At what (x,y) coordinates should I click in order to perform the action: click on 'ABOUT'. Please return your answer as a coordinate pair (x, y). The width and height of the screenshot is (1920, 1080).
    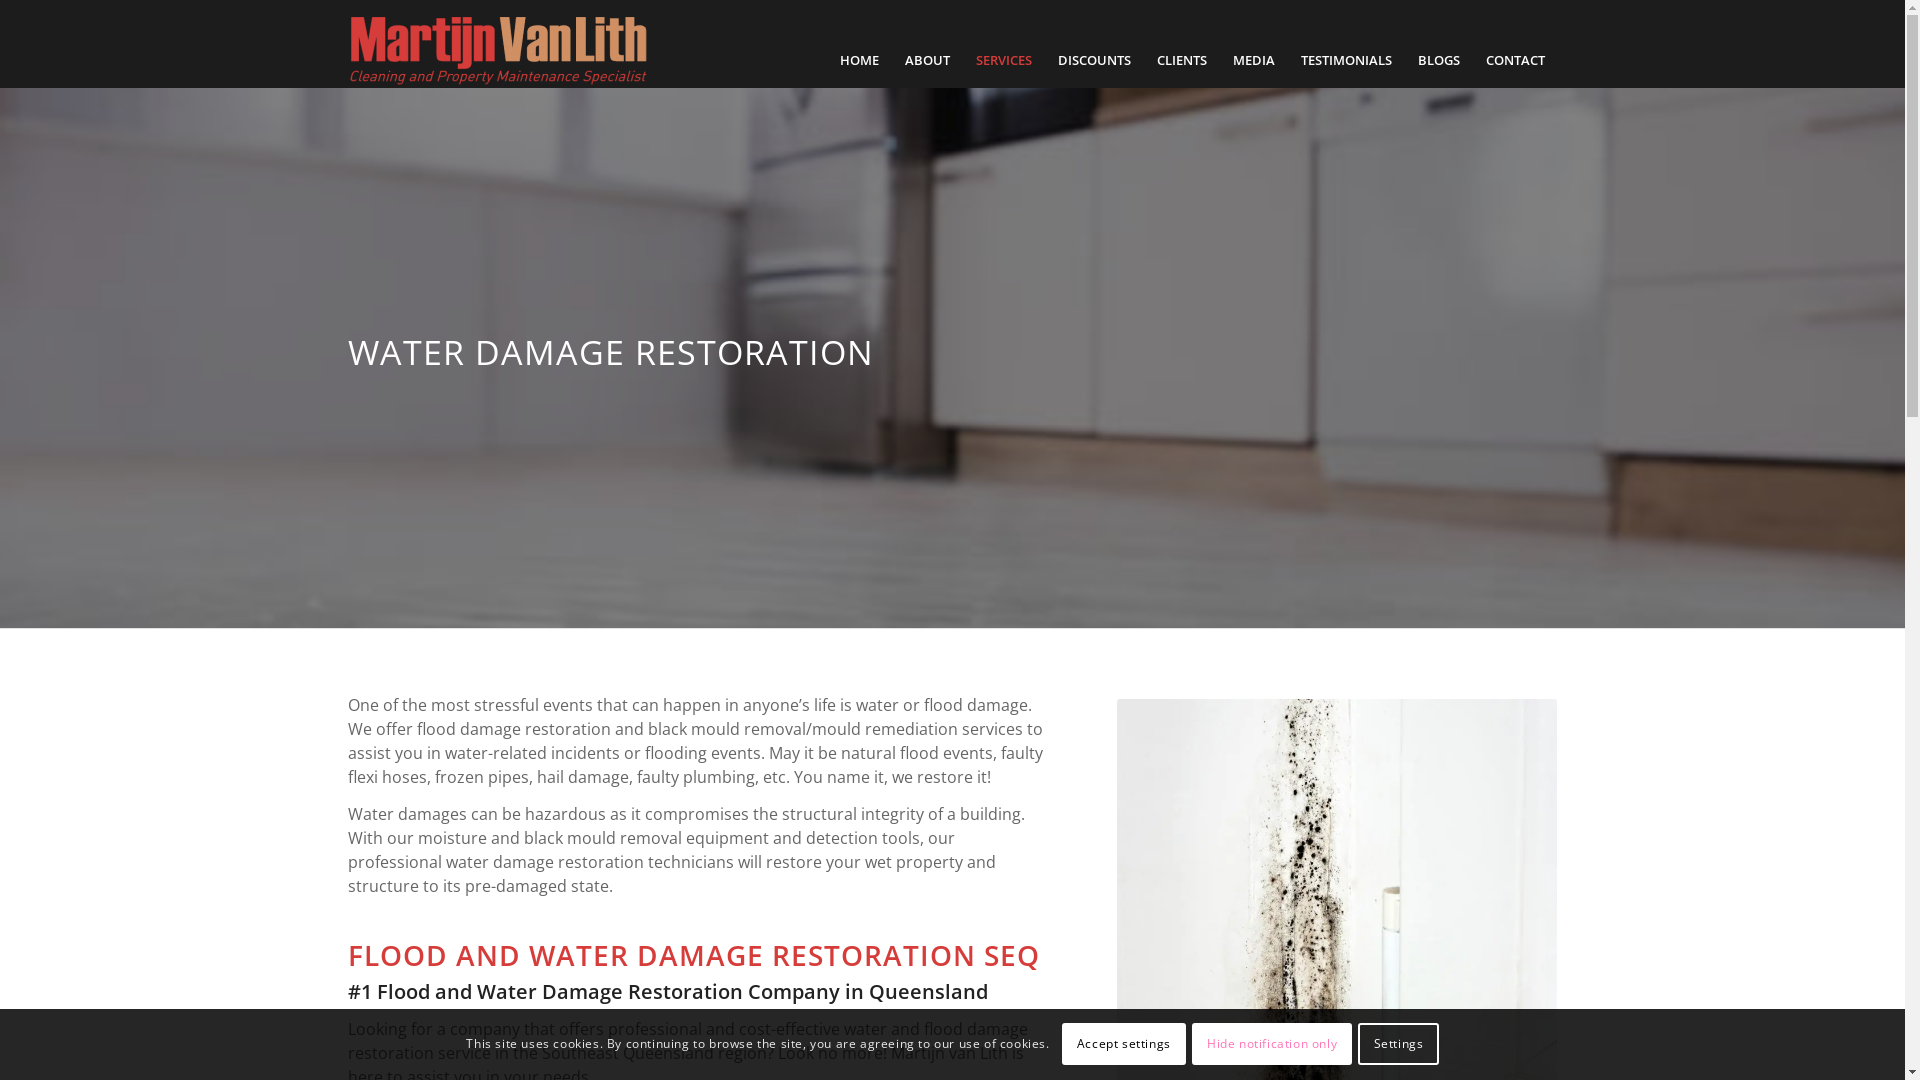
    Looking at the image, I should click on (926, 59).